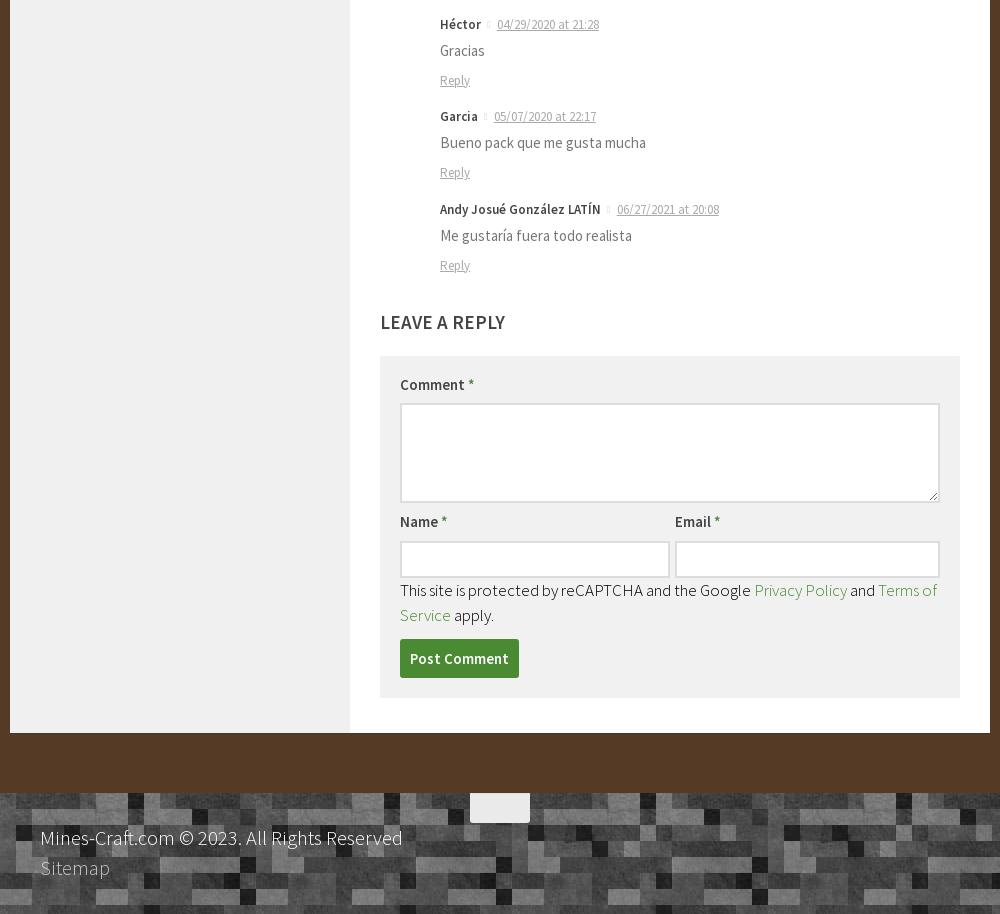 This screenshot has width=1000, height=914. What do you see at coordinates (434, 383) in the screenshot?
I see `'Comment'` at bounding box center [434, 383].